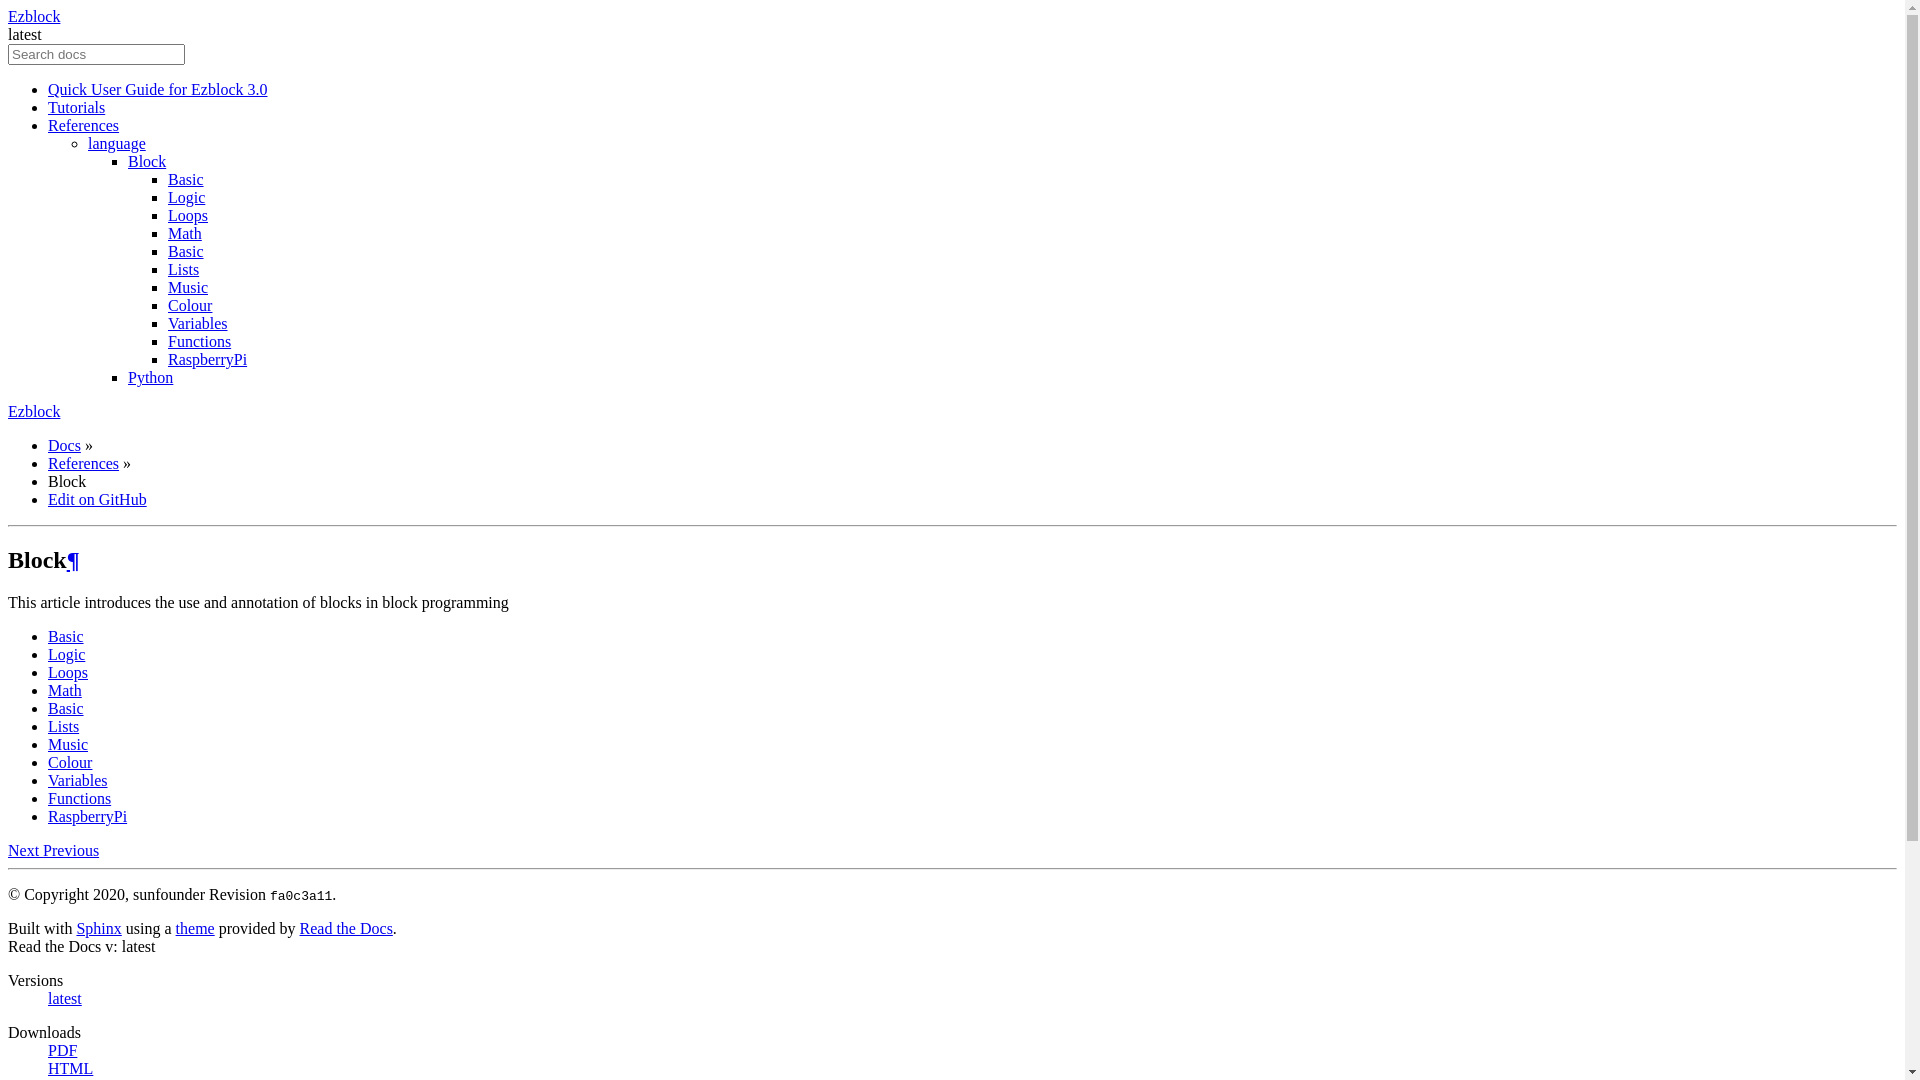 Image resolution: width=1920 pixels, height=1080 pixels. Describe the element at coordinates (65, 998) in the screenshot. I see `'latest'` at that location.